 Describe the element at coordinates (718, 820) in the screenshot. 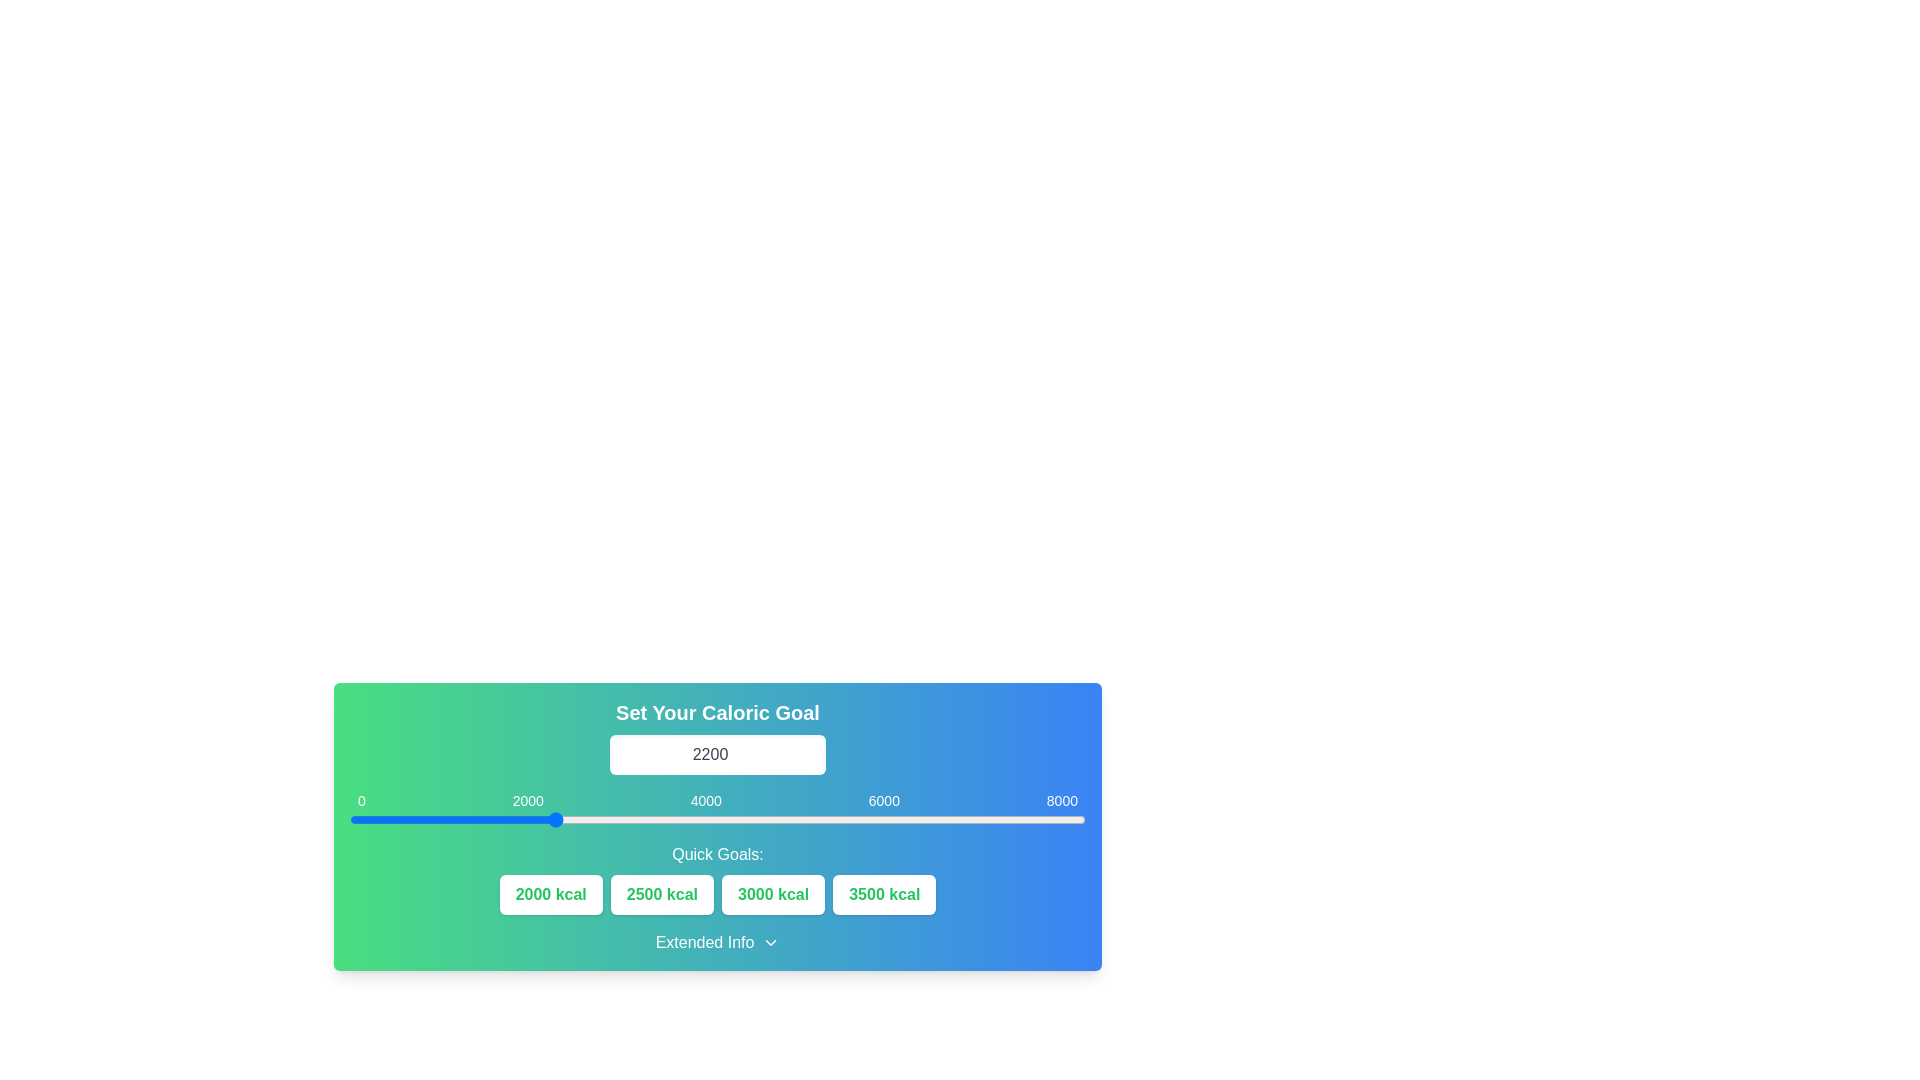

I see `the track of the slider component to set the knob position, allowing users to choose a value within the range of 0 to 8000, which is located below the label 'Set Your Caloric Goal' and above the 'Quick Goals' section` at that location.